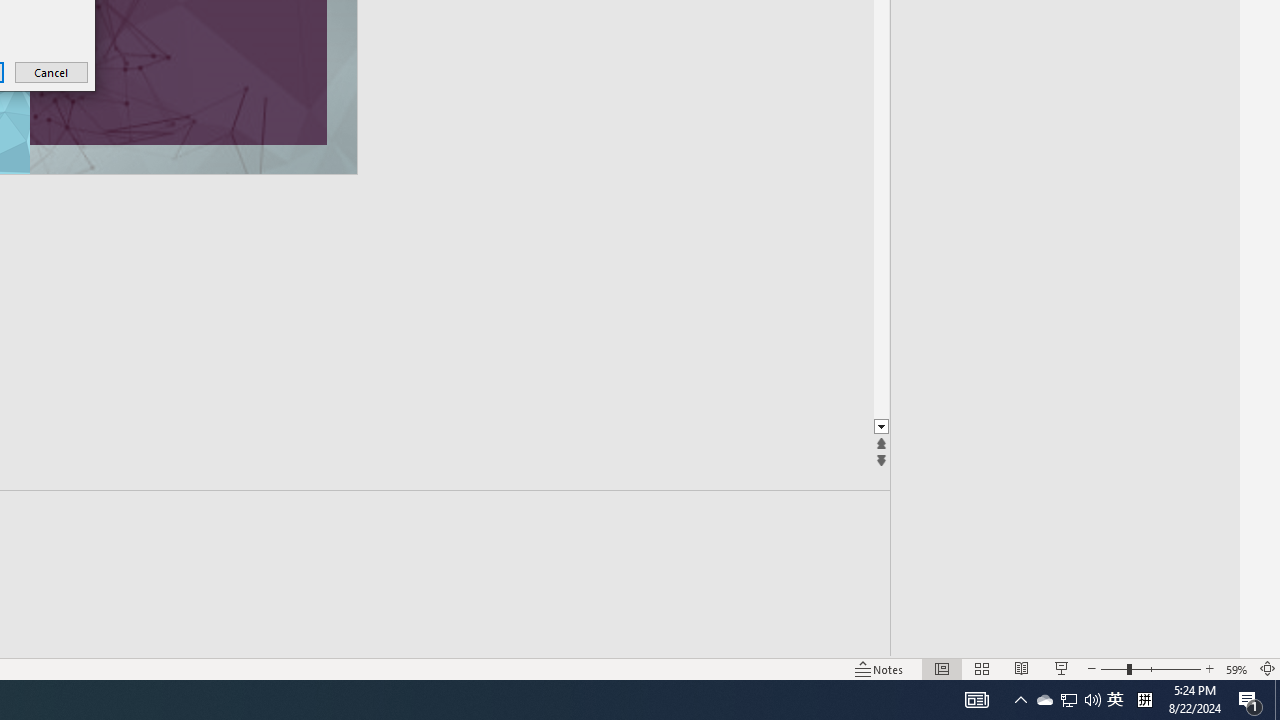 Image resolution: width=1280 pixels, height=720 pixels. I want to click on 'System Promoted Notification Area', so click(1044, 698).